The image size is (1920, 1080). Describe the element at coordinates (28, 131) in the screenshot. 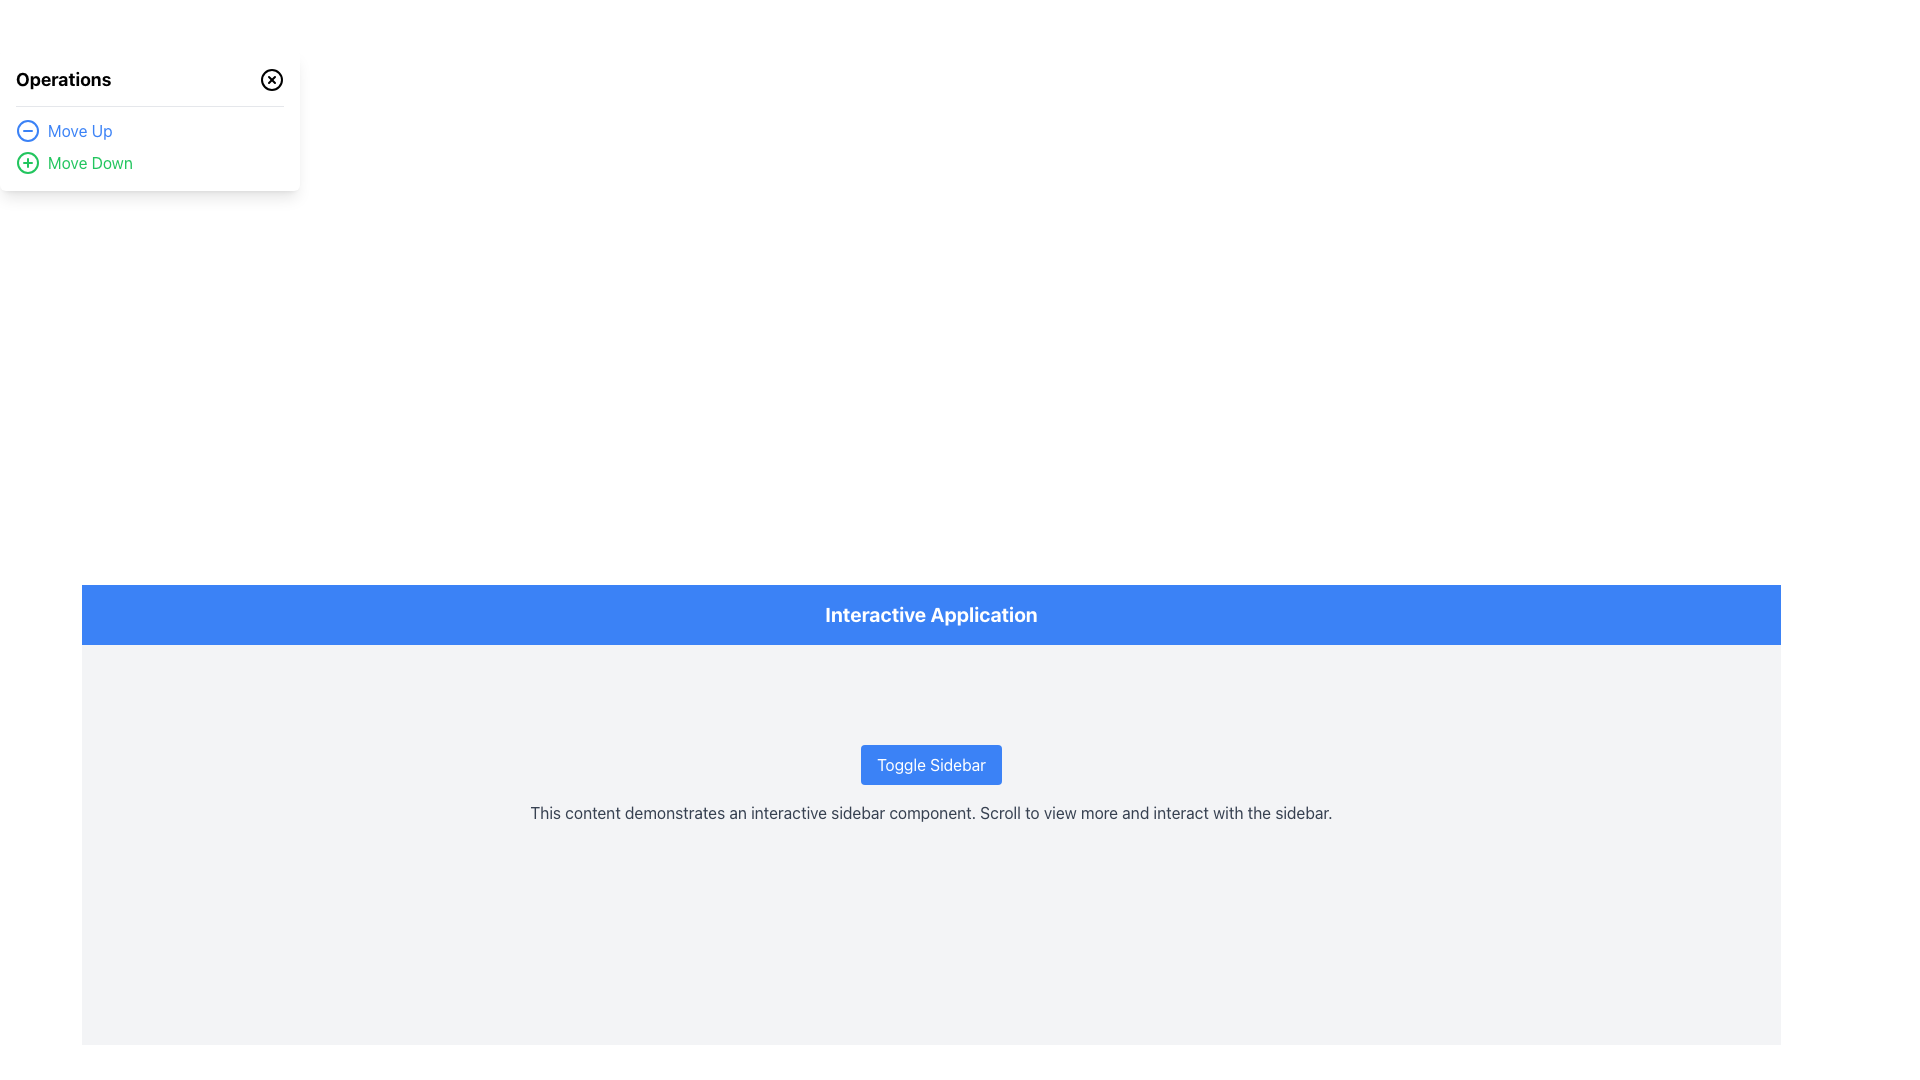

I see `the decorative icon component that represents the 'Move Up' button, located in the 'Operations' section, to the left of the 'Move Up' text` at that location.